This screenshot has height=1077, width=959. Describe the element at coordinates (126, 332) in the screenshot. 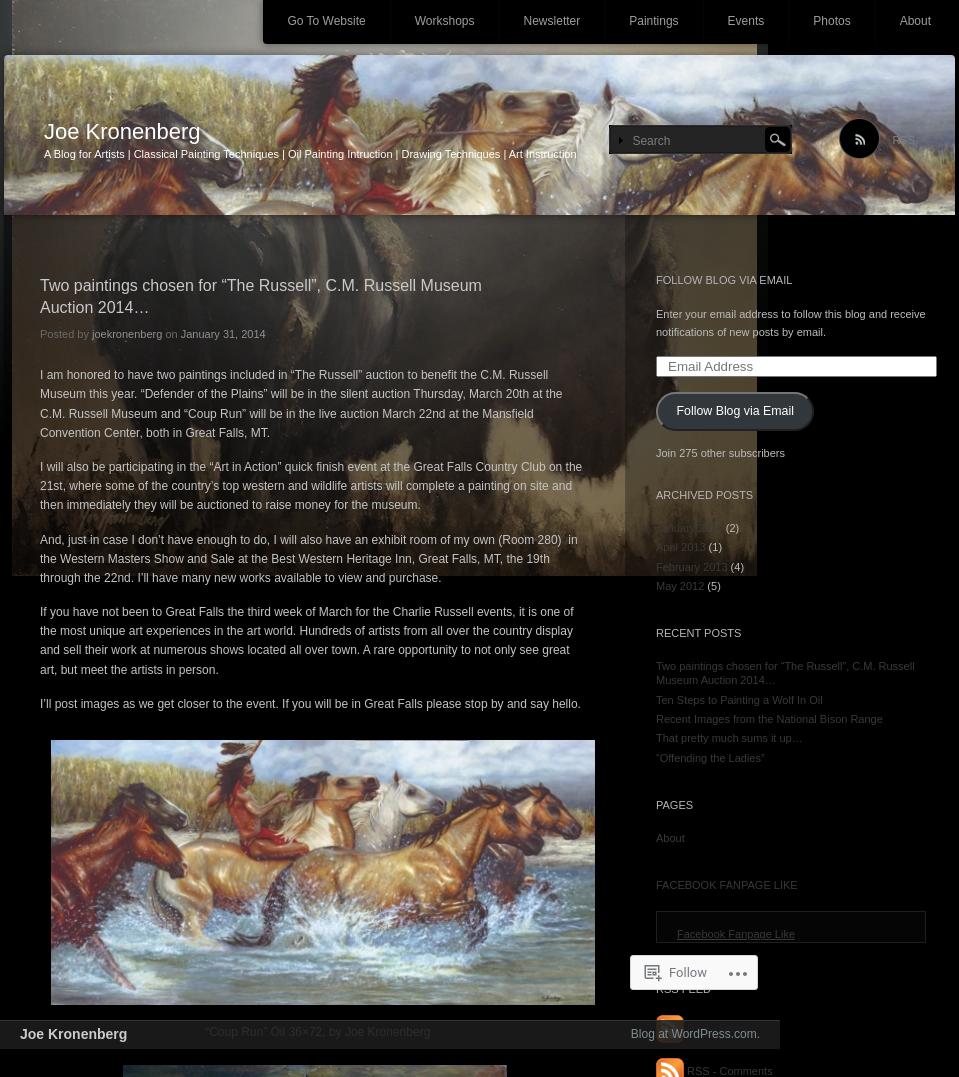

I see `'joekronenberg'` at that location.